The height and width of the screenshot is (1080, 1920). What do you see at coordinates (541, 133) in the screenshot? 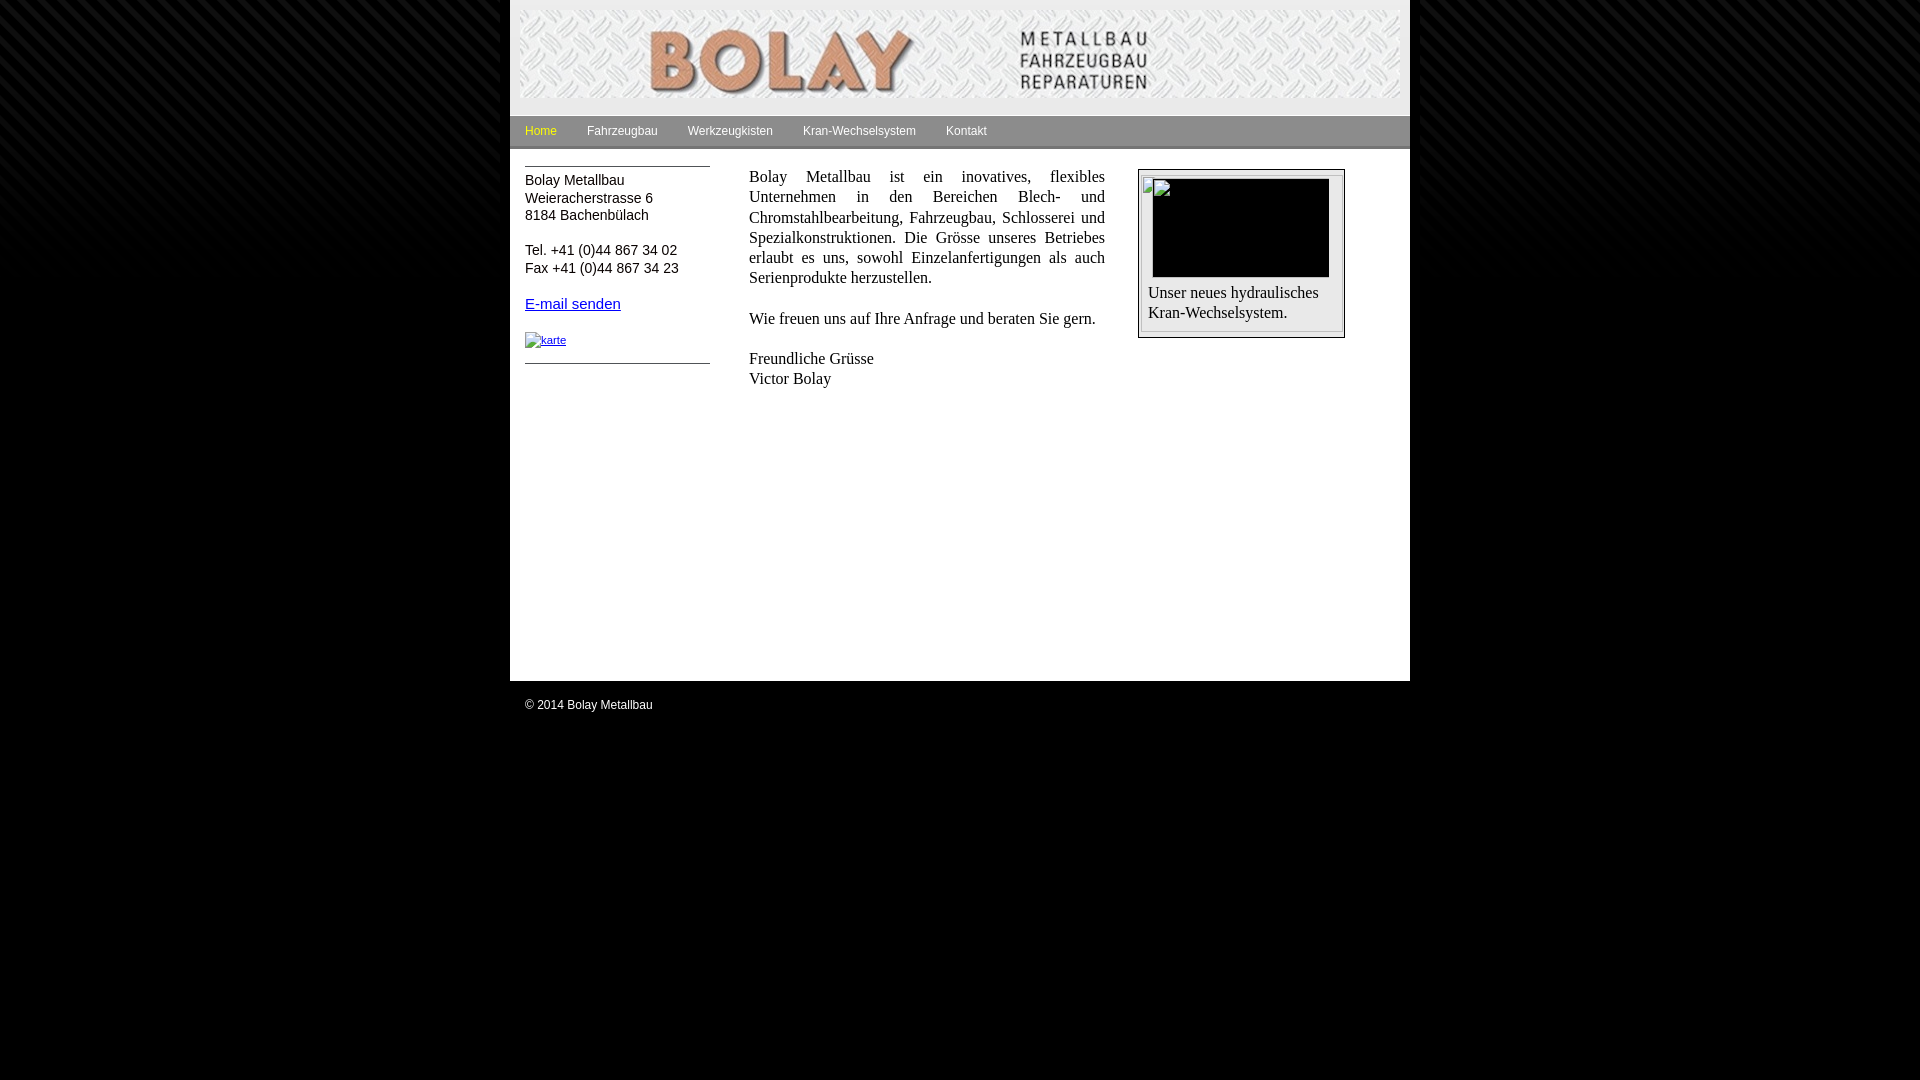
I see `'Home'` at bounding box center [541, 133].